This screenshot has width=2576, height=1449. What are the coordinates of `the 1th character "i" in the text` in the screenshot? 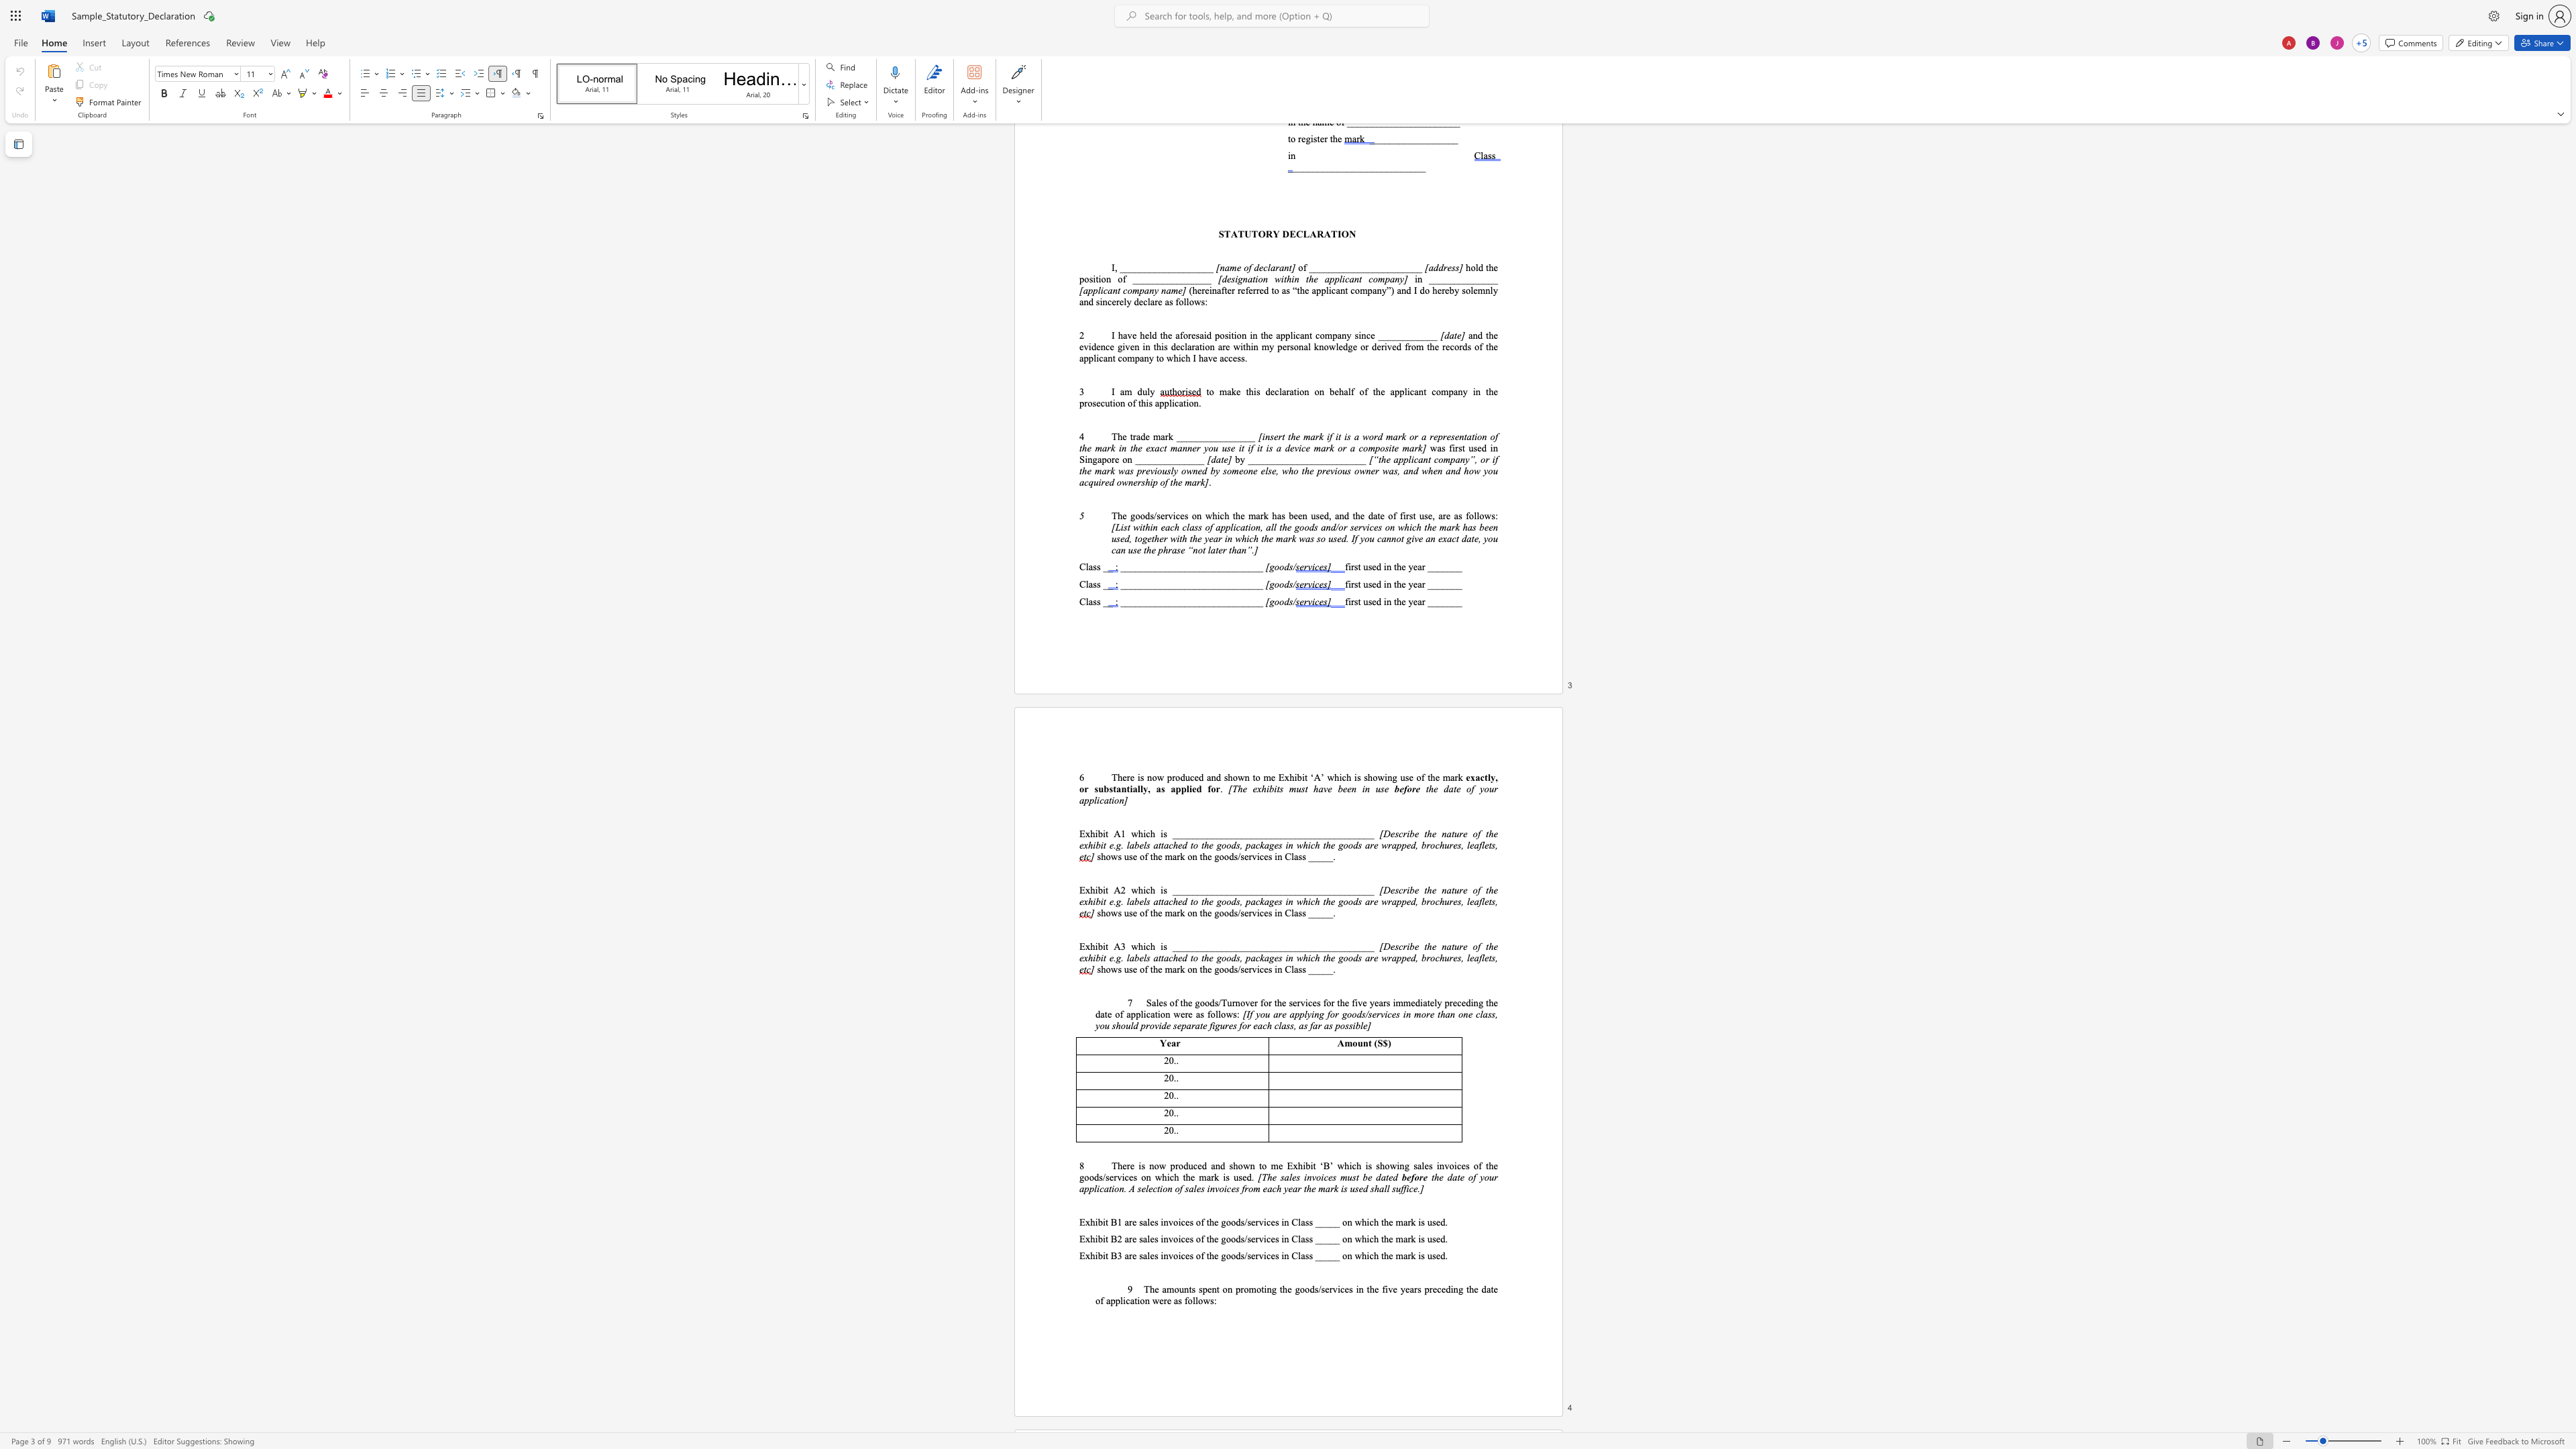 It's located at (1130, 787).